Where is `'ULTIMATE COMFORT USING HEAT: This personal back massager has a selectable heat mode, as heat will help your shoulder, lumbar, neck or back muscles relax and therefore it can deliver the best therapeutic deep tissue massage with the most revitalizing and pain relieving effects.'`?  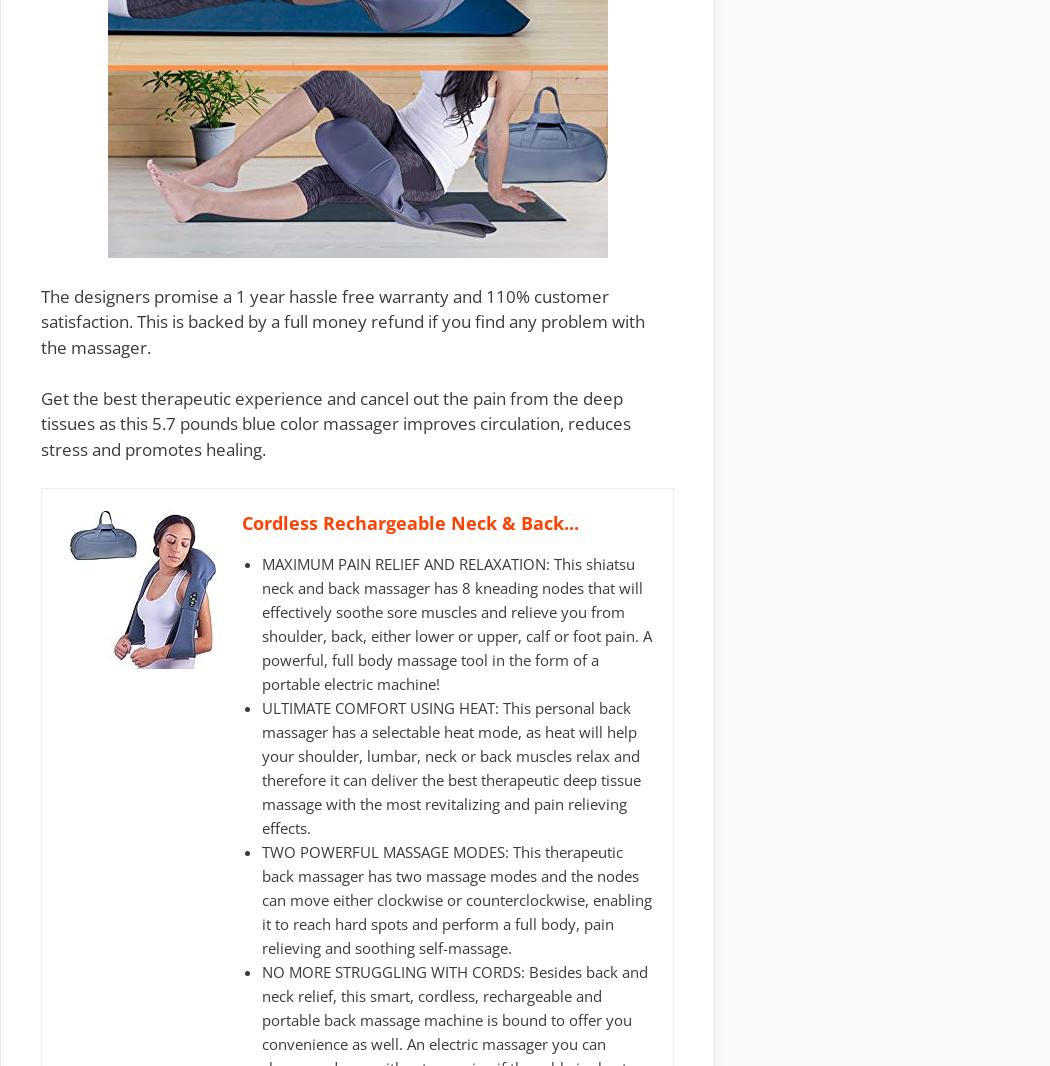
'ULTIMATE COMFORT USING HEAT: This personal back massager has a selectable heat mode, as heat will help your shoulder, lumbar, neck or back muscles relax and therefore it can deliver the best therapeutic deep tissue massage with the most revitalizing and pain relieving effects.' is located at coordinates (261, 767).